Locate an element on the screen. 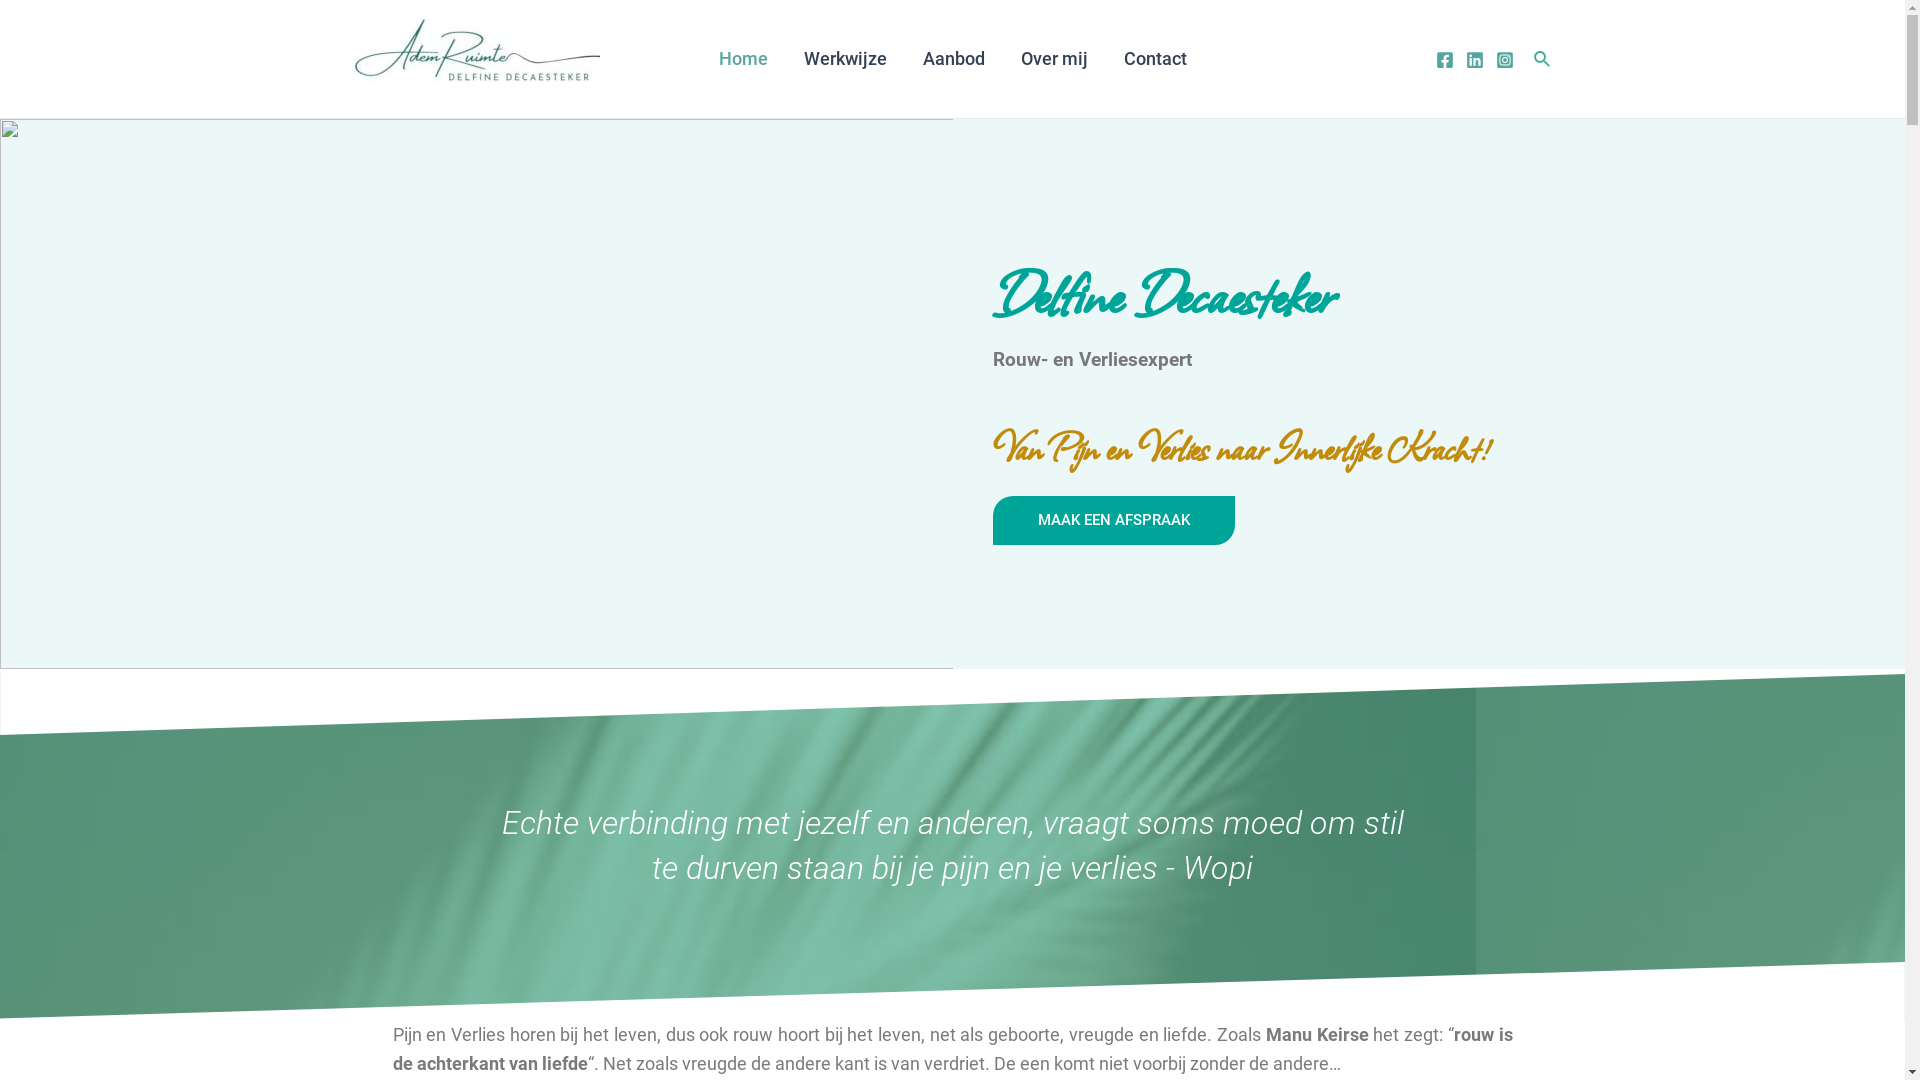  'Werkwijze' is located at coordinates (845, 57).